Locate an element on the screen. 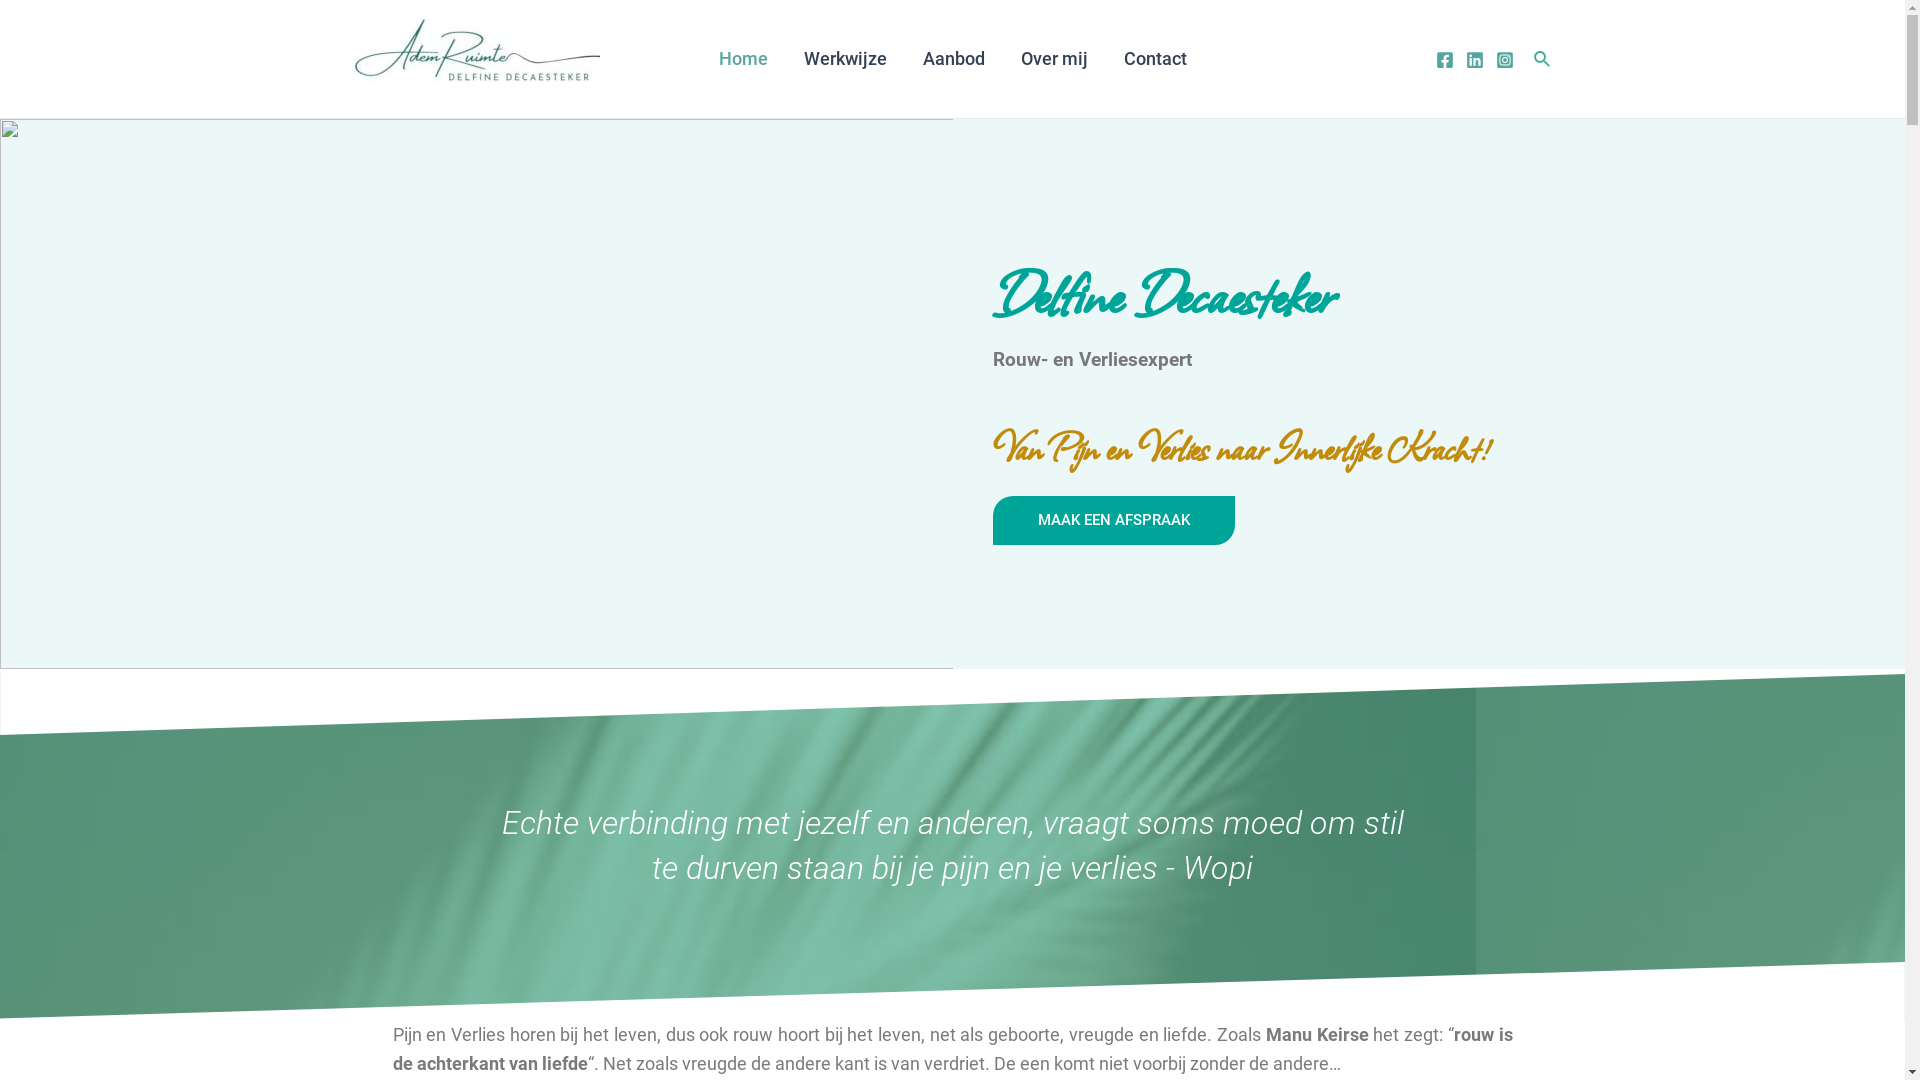  'Werkwijze' is located at coordinates (845, 57).